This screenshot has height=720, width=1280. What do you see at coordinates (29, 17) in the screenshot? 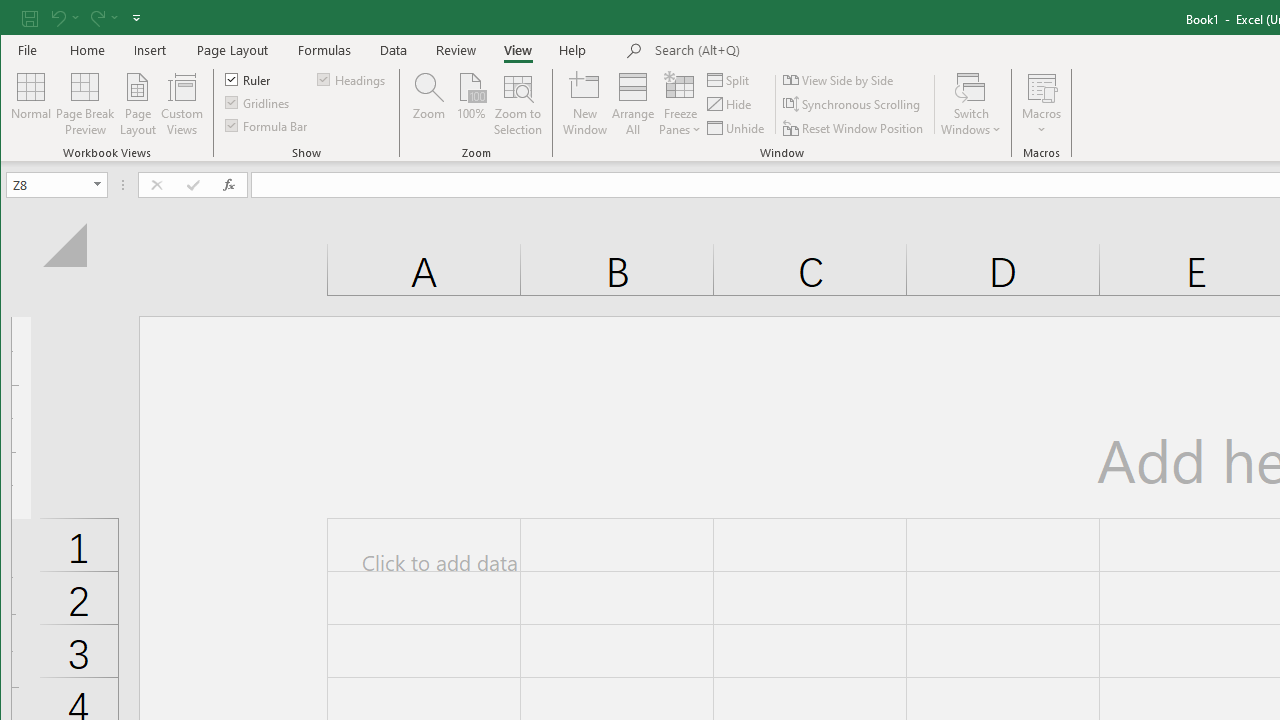
I see `'Save'` at bounding box center [29, 17].